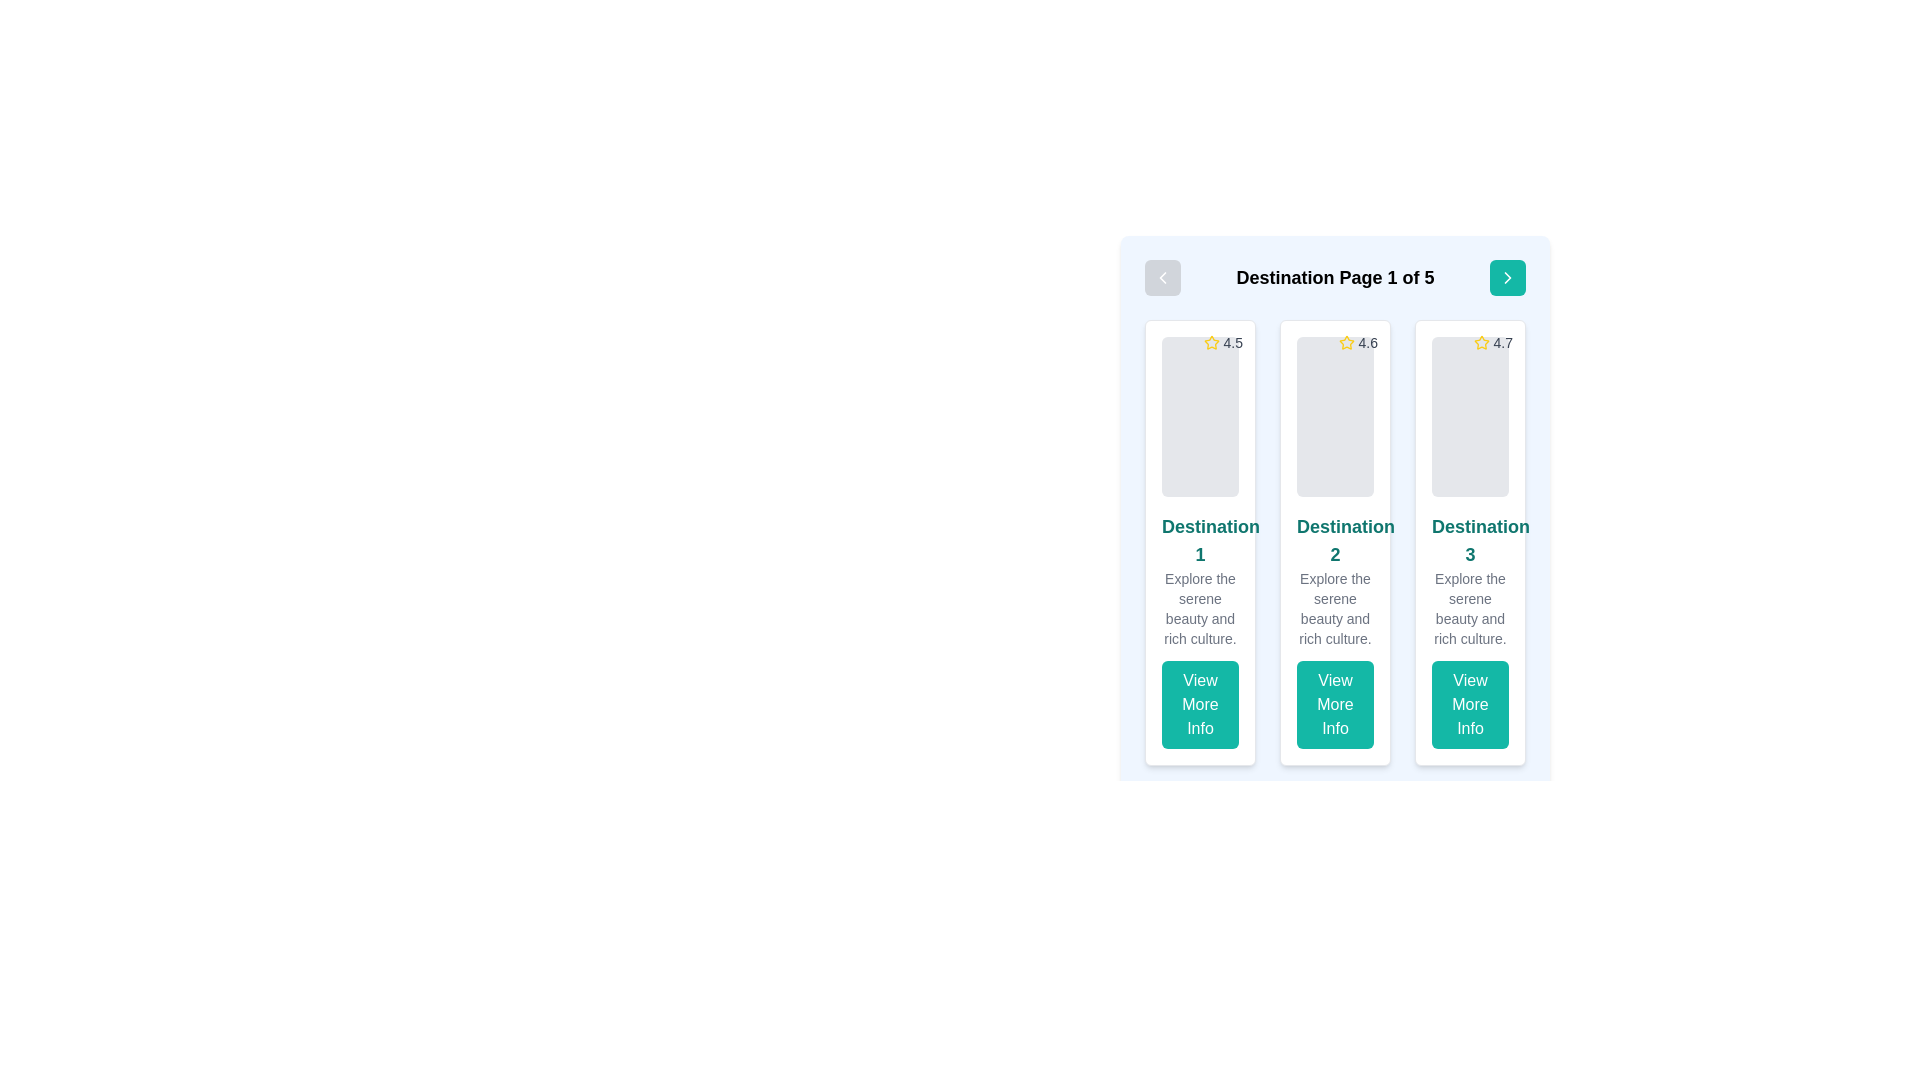 Image resolution: width=1920 pixels, height=1080 pixels. I want to click on the navigational icon located at the top-right corner of the interface, near the label 'Destination Page 1 of 5', so click(1507, 277).